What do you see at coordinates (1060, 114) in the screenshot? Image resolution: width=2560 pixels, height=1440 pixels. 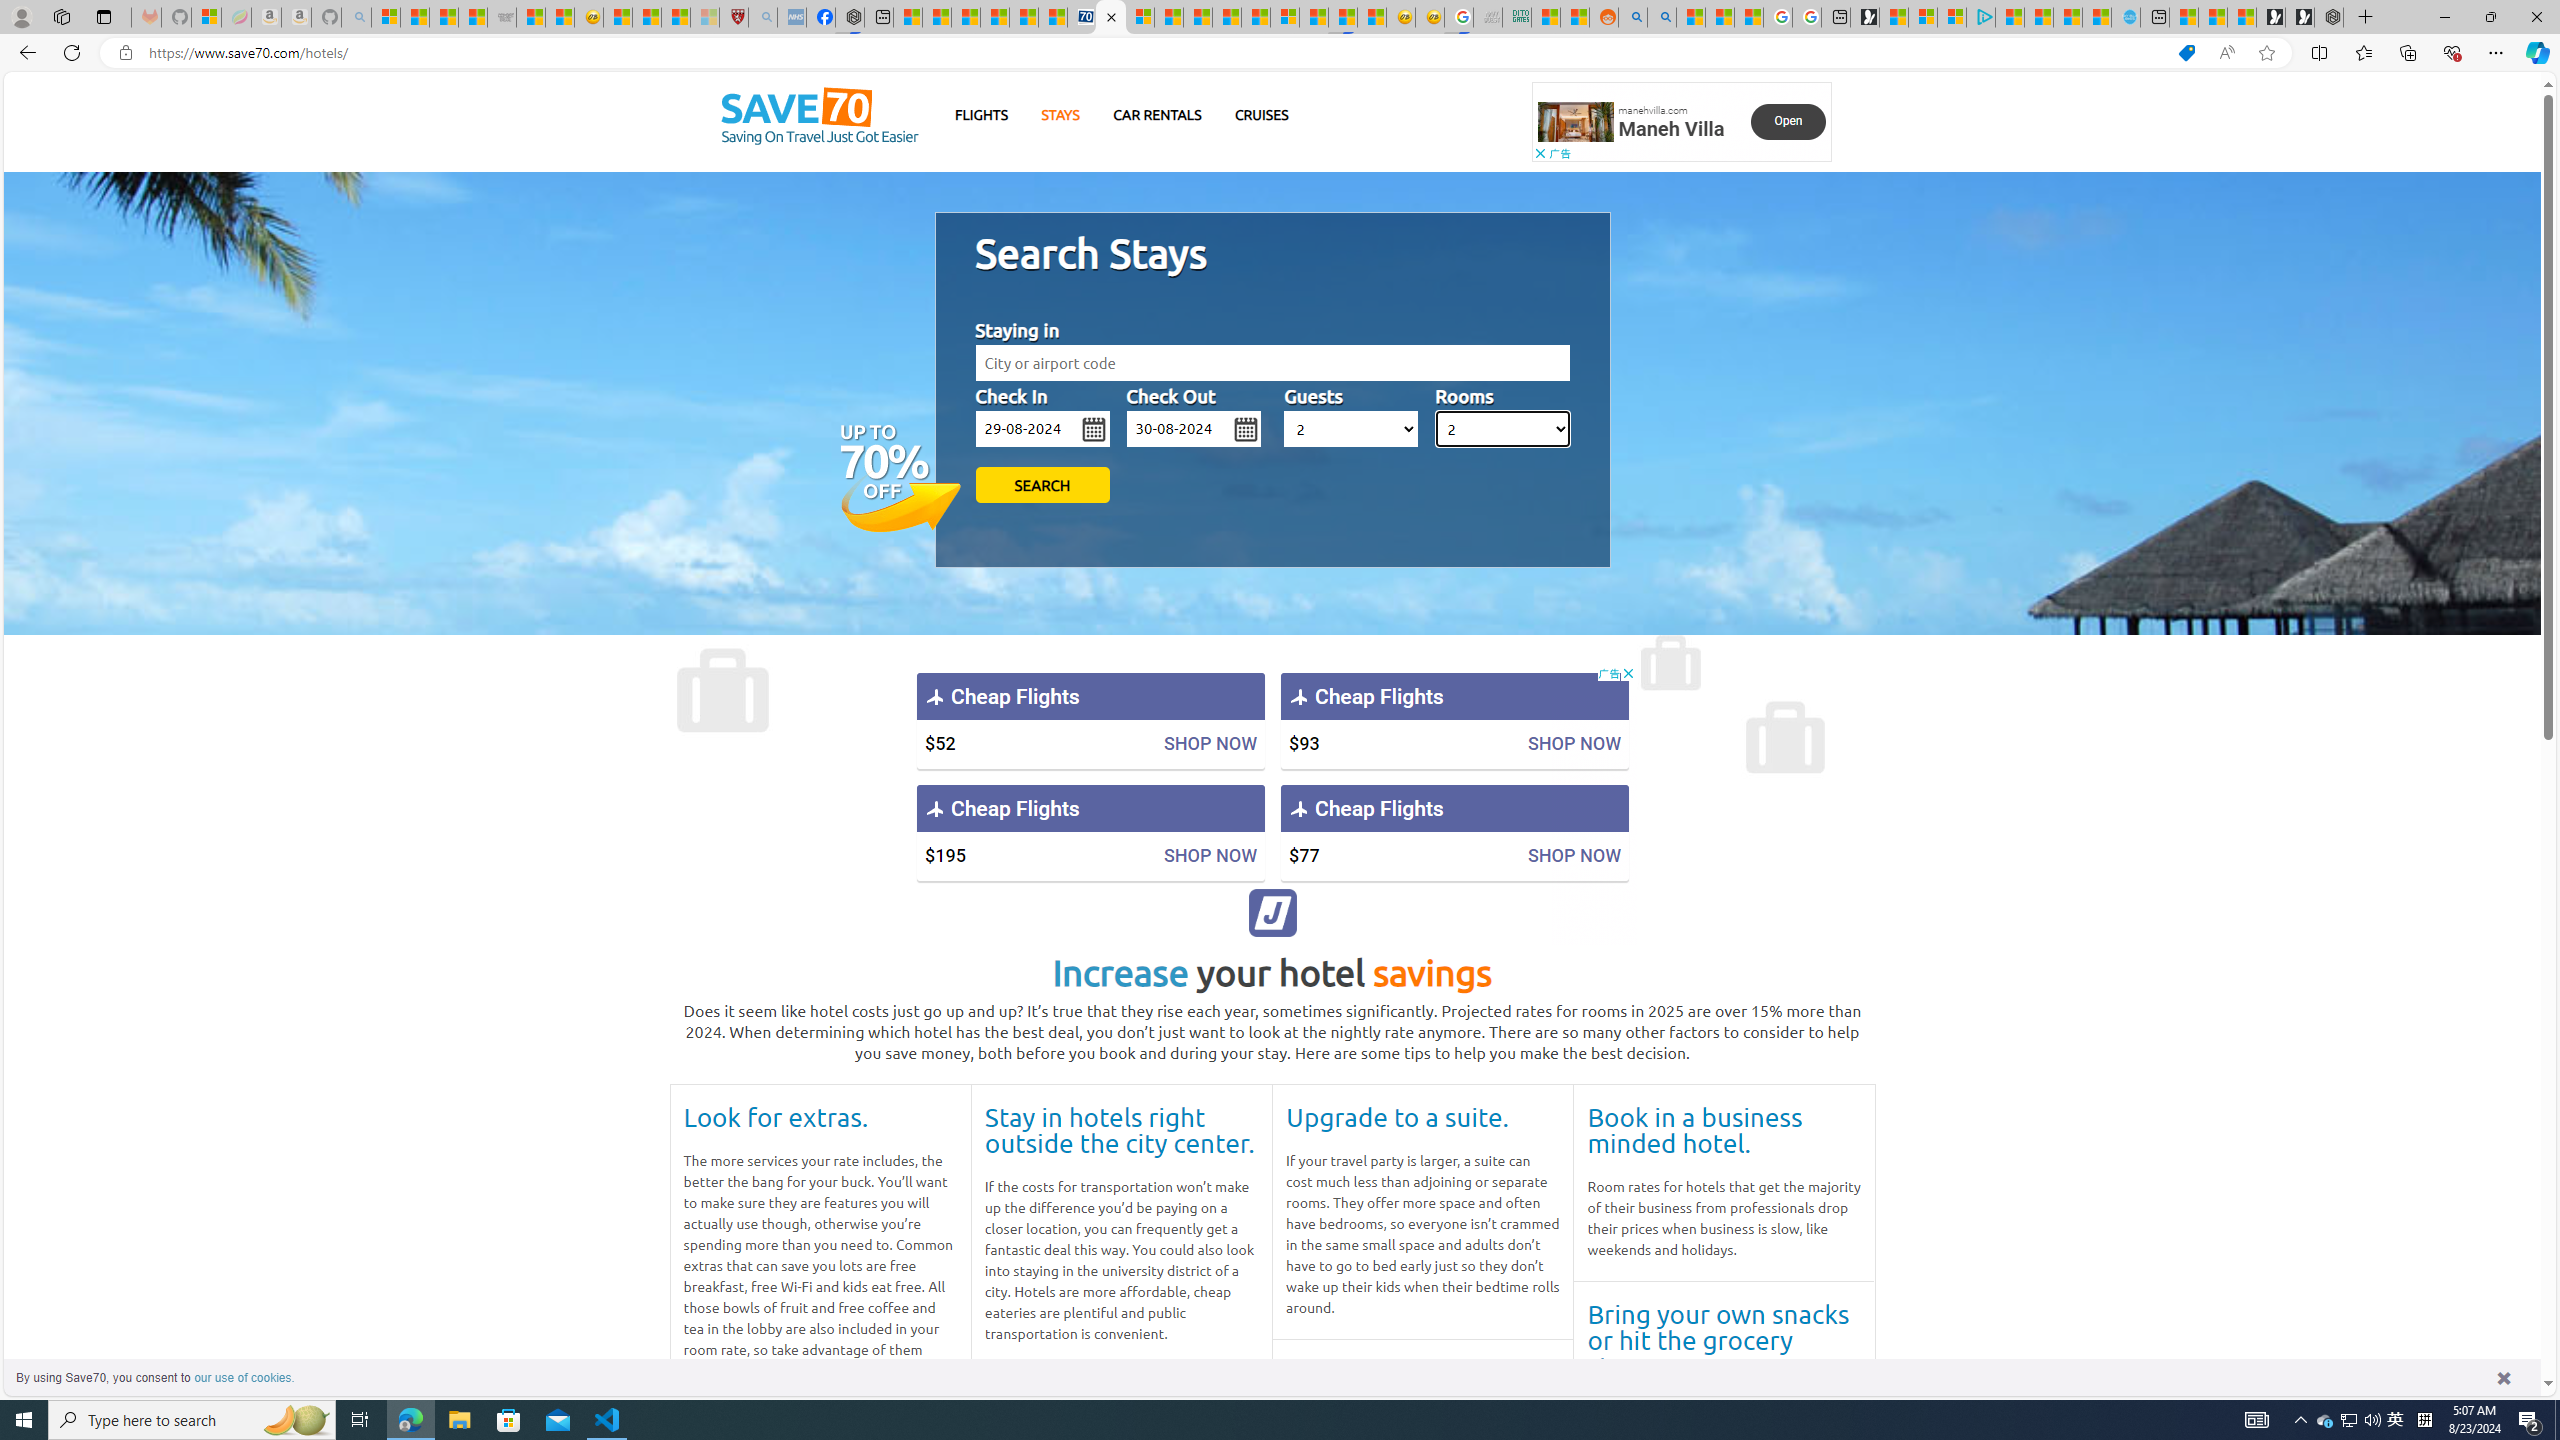 I see `'STAYS'` at bounding box center [1060, 114].